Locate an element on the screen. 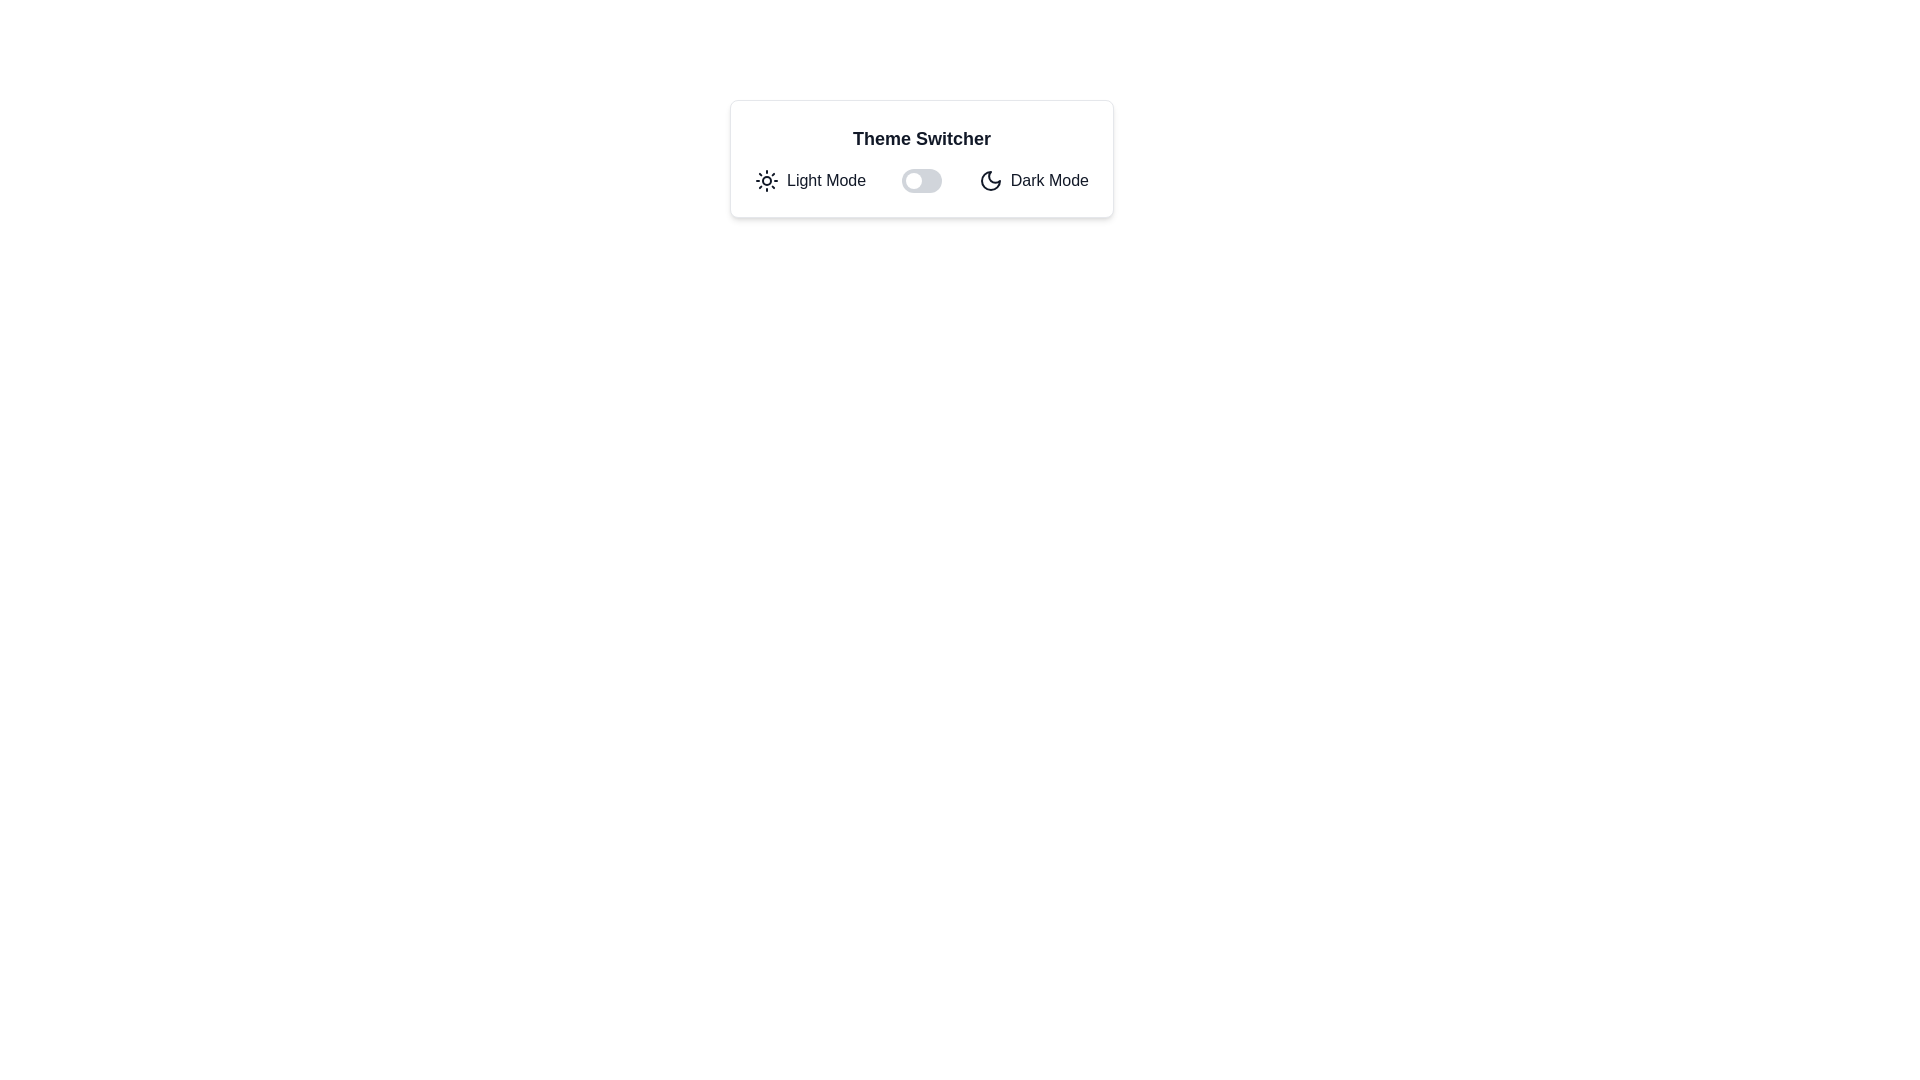 The height and width of the screenshot is (1080, 1920). the toggle switch in the 'Theme Switcher' UI component is located at coordinates (921, 181).